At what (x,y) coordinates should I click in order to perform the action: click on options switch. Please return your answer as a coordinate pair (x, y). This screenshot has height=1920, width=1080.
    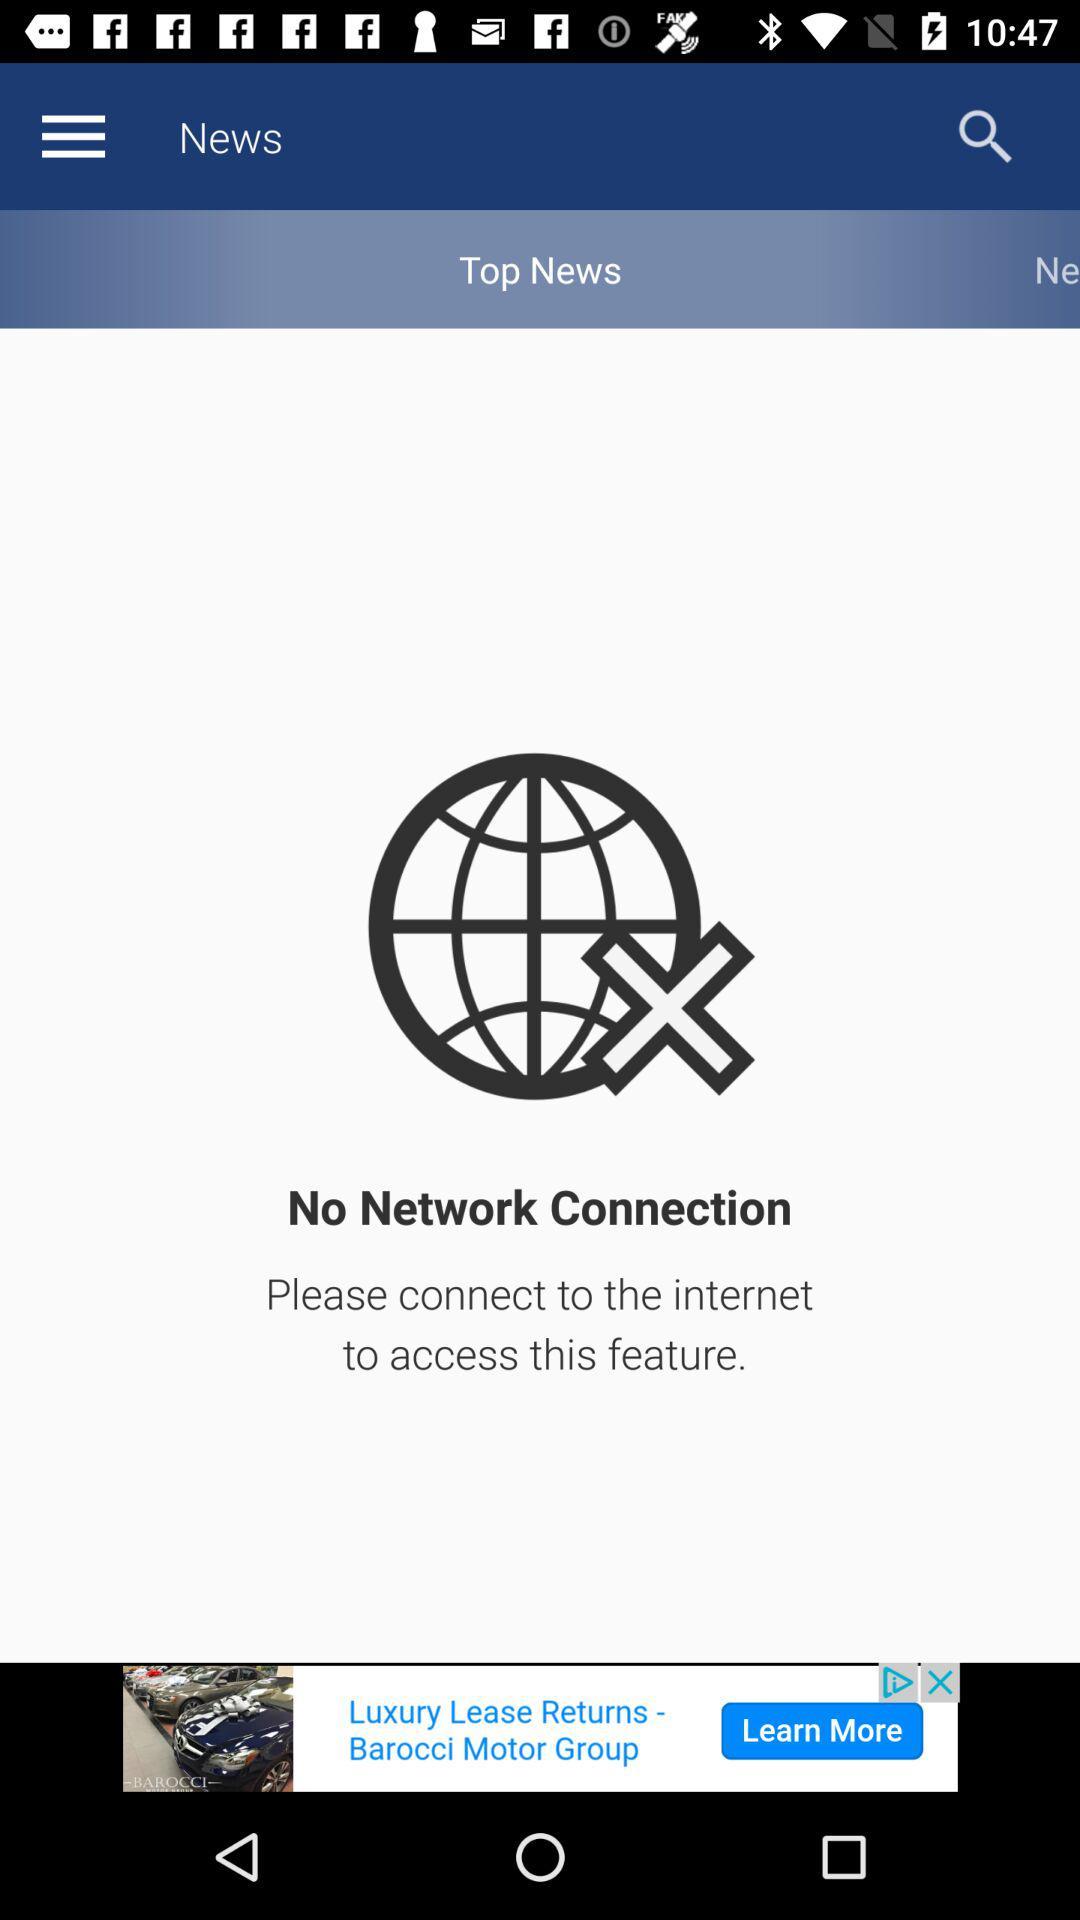
    Looking at the image, I should click on (72, 135).